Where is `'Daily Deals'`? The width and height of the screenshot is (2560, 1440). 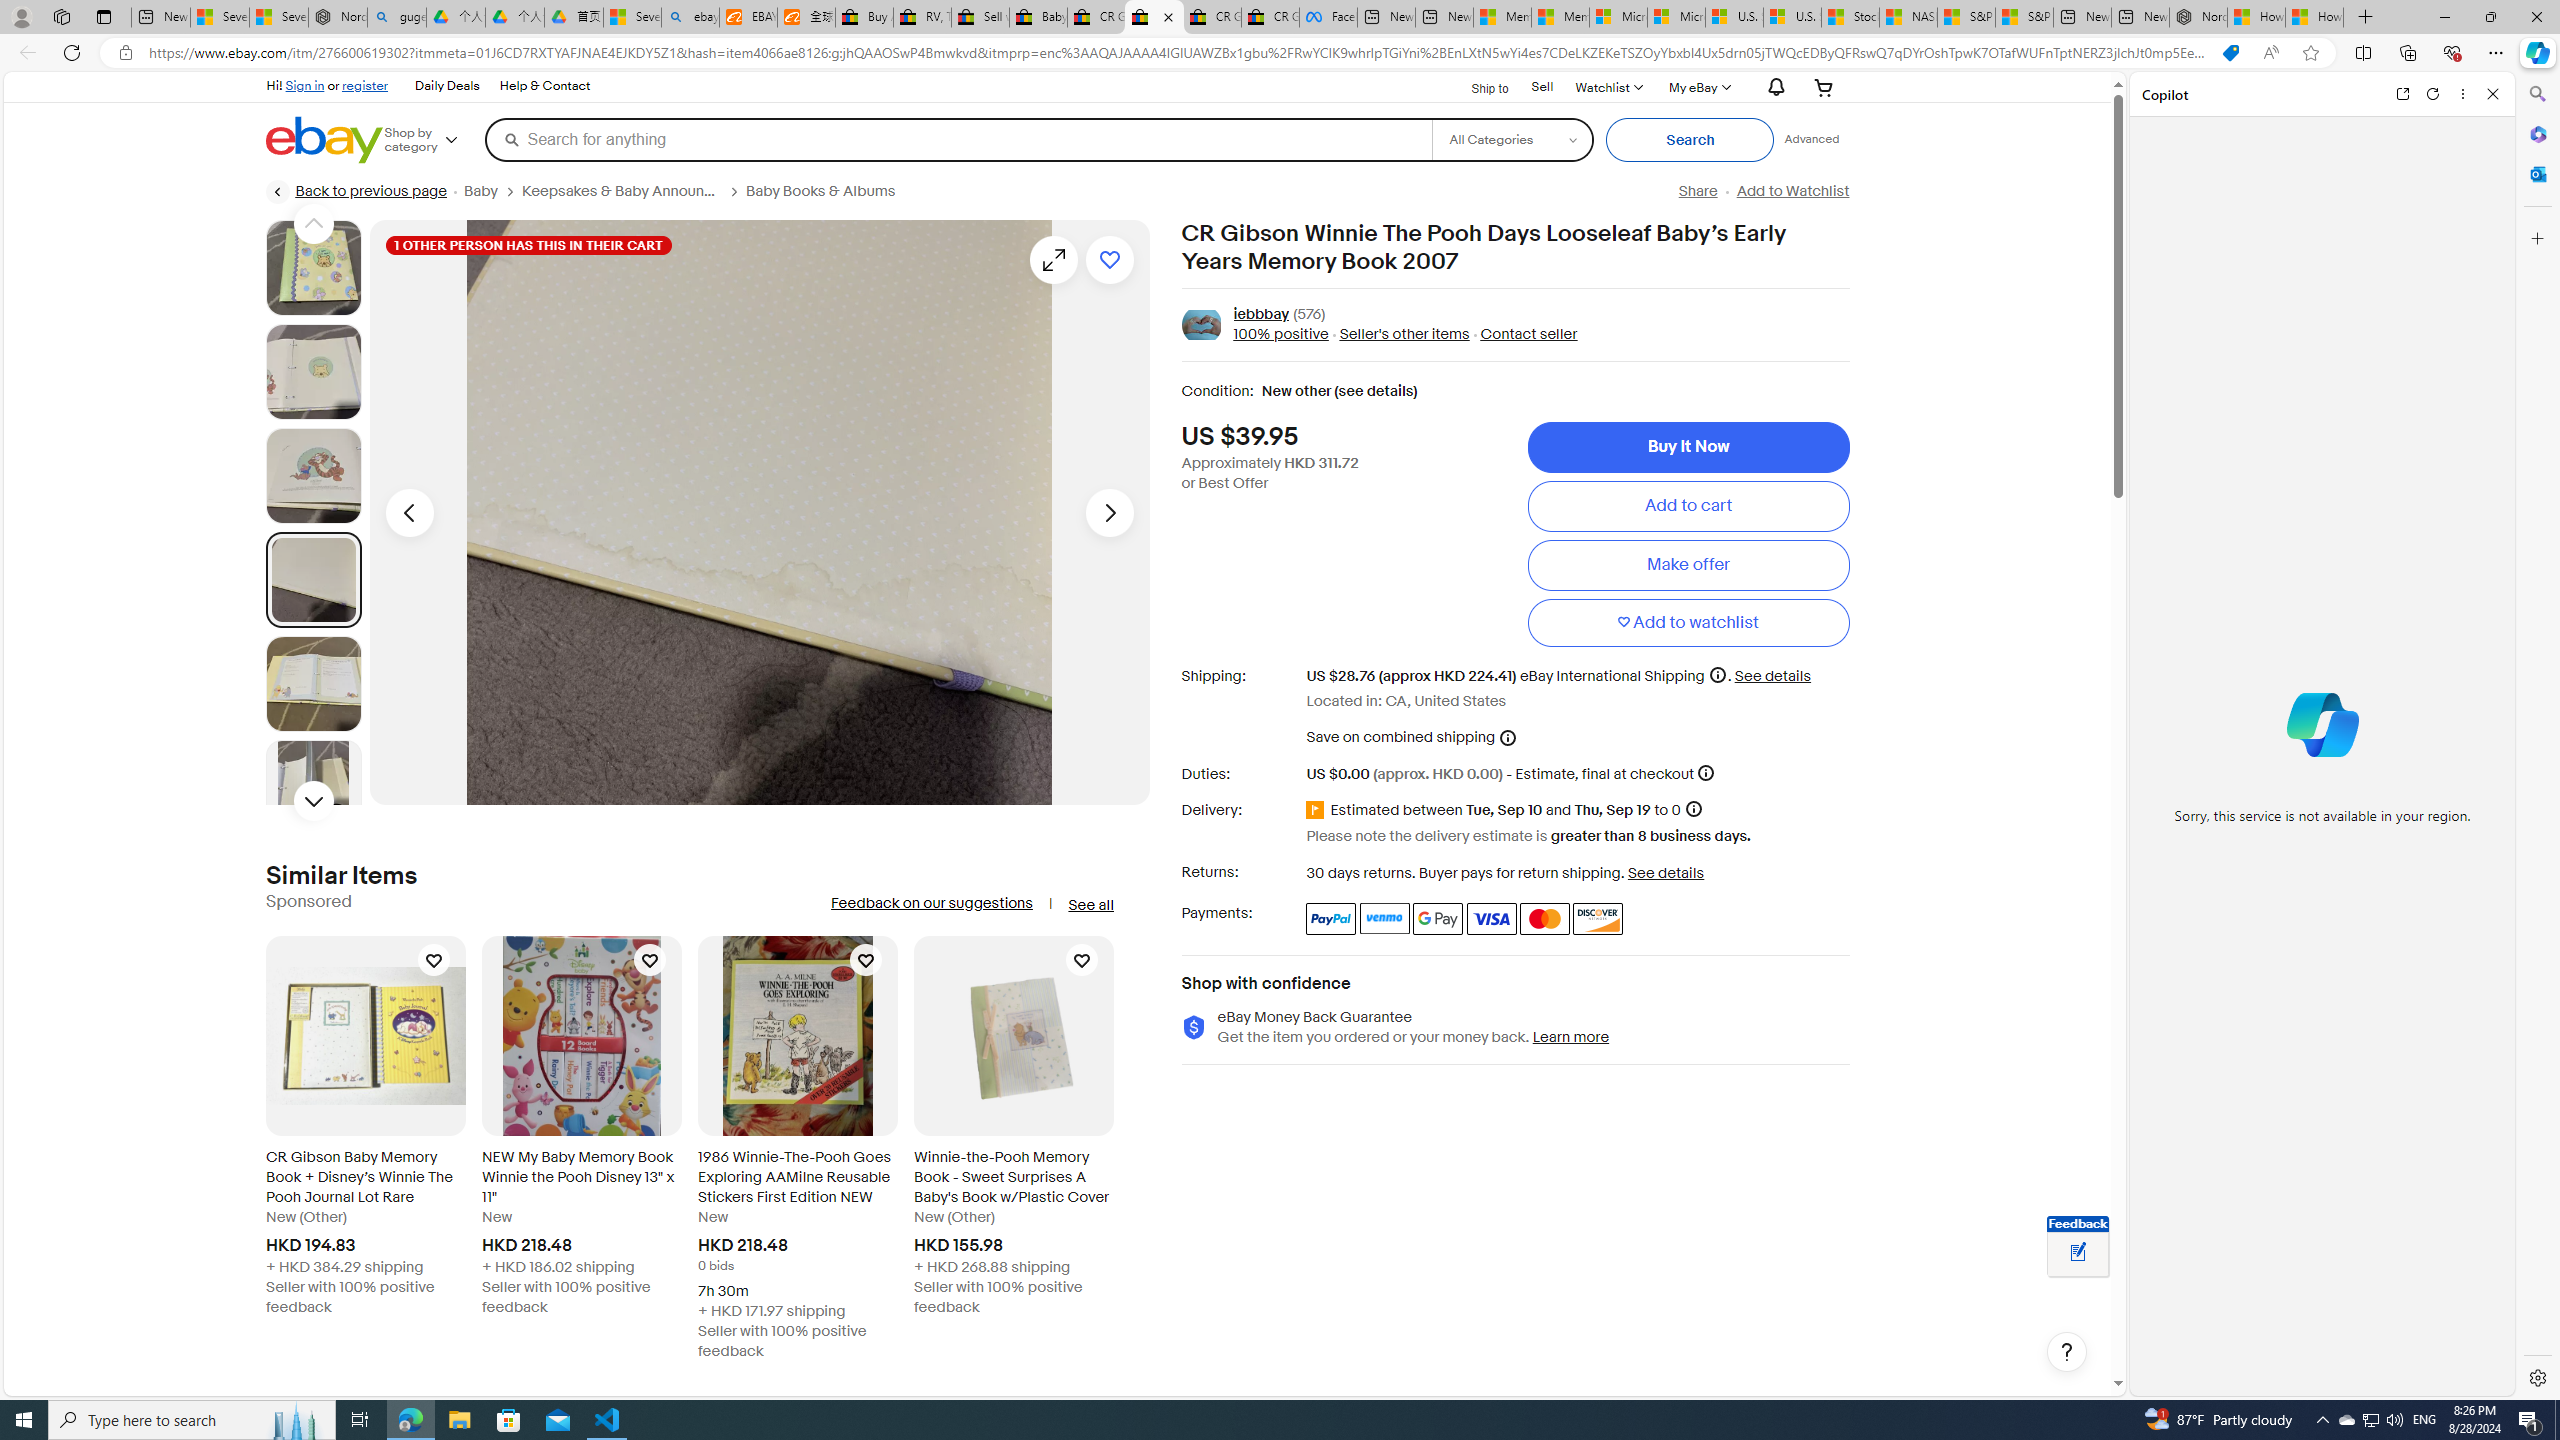
'Daily Deals' is located at coordinates (448, 87).